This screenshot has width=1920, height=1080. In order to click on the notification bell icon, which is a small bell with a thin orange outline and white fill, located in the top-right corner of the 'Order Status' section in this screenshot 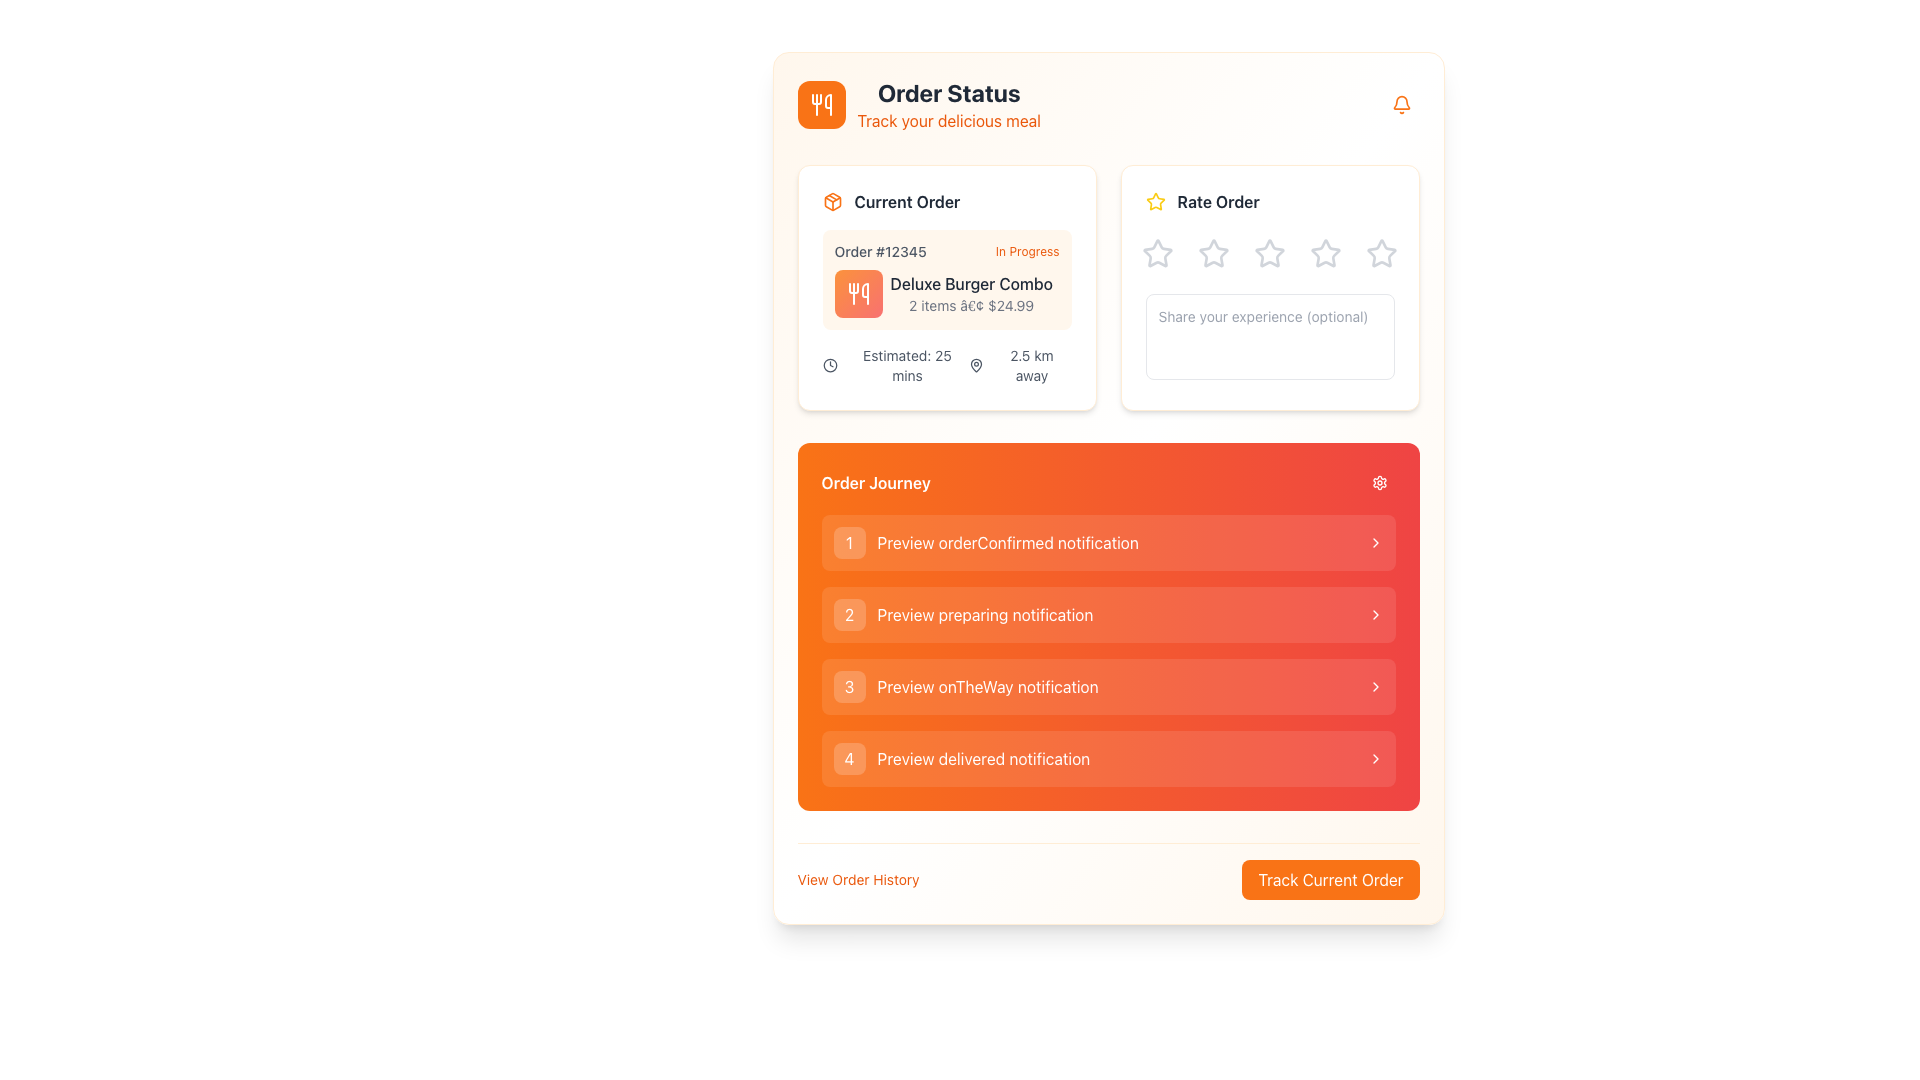, I will do `click(1400, 104)`.